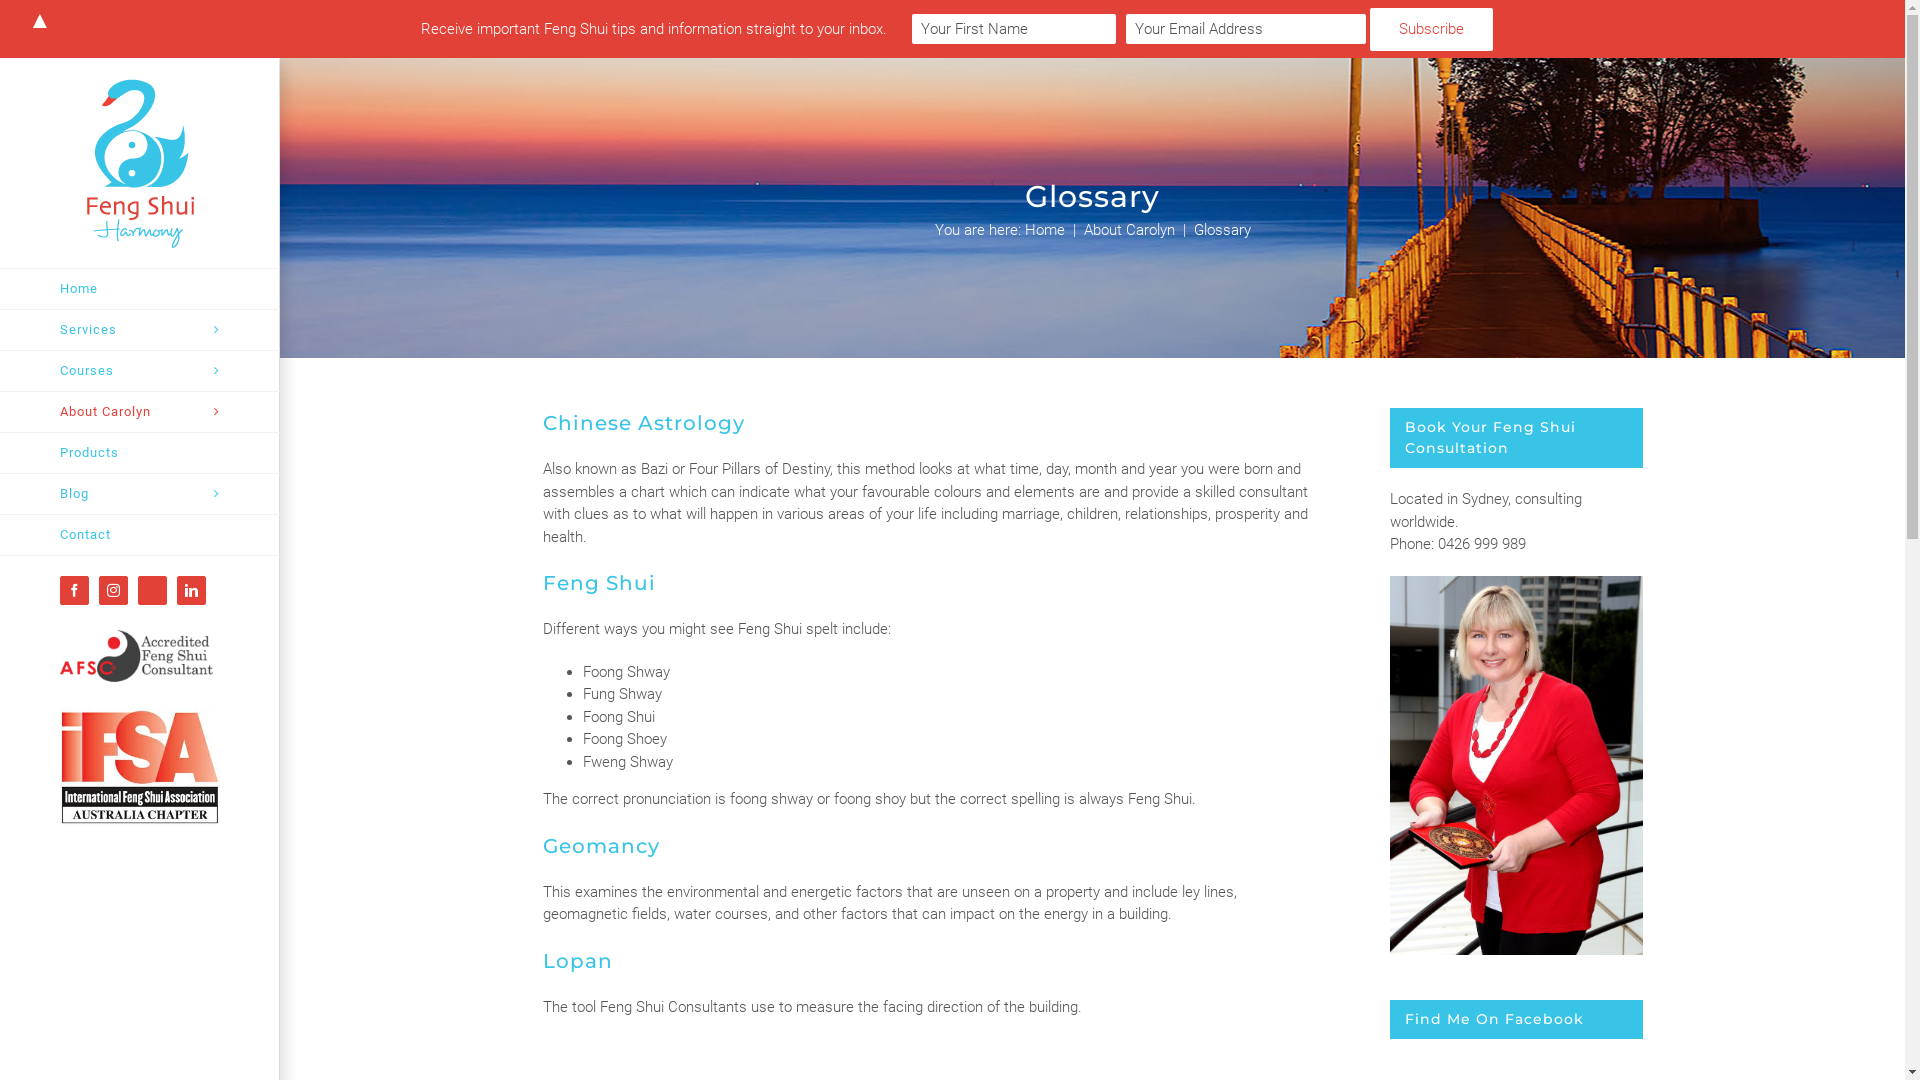 The height and width of the screenshot is (1080, 1920). I want to click on 'Home', so click(1042, 229).